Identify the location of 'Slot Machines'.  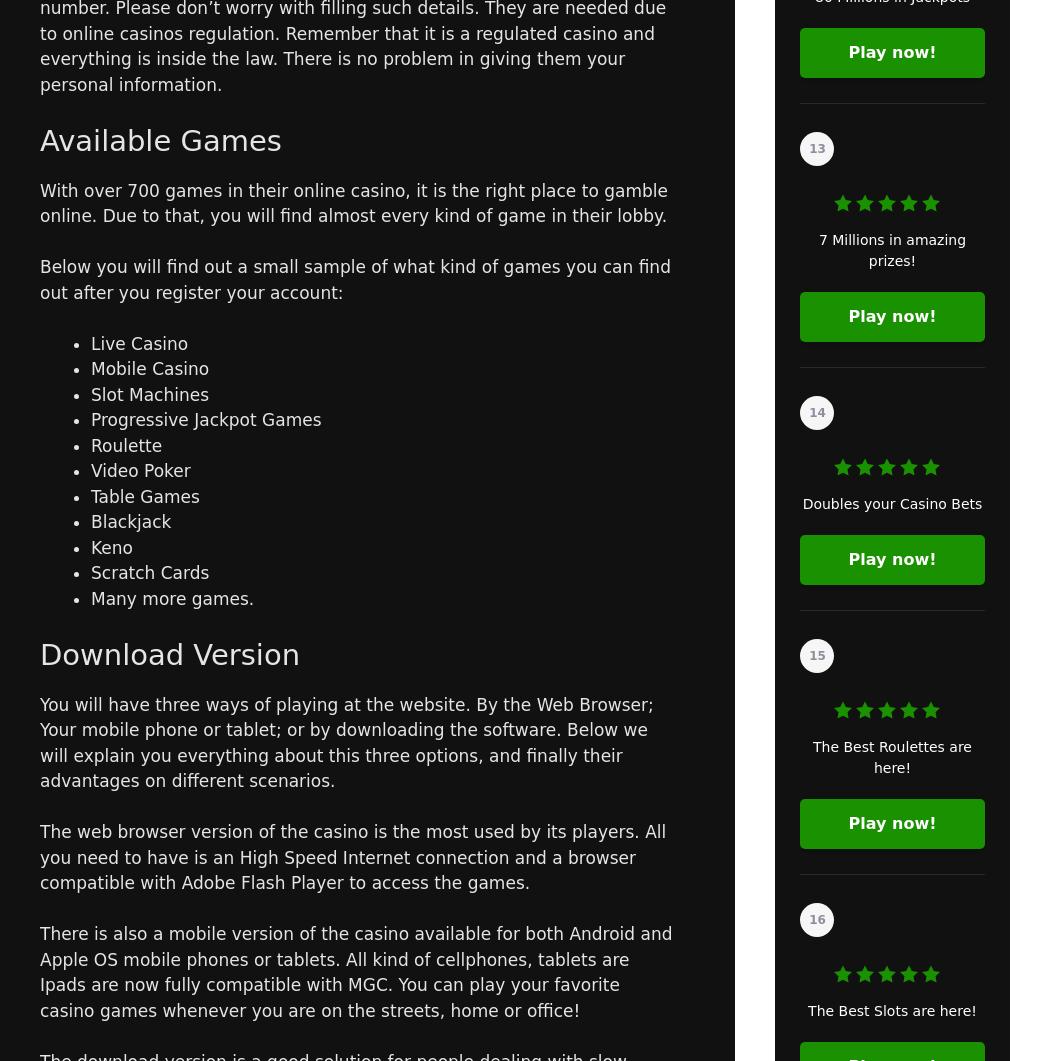
(150, 393).